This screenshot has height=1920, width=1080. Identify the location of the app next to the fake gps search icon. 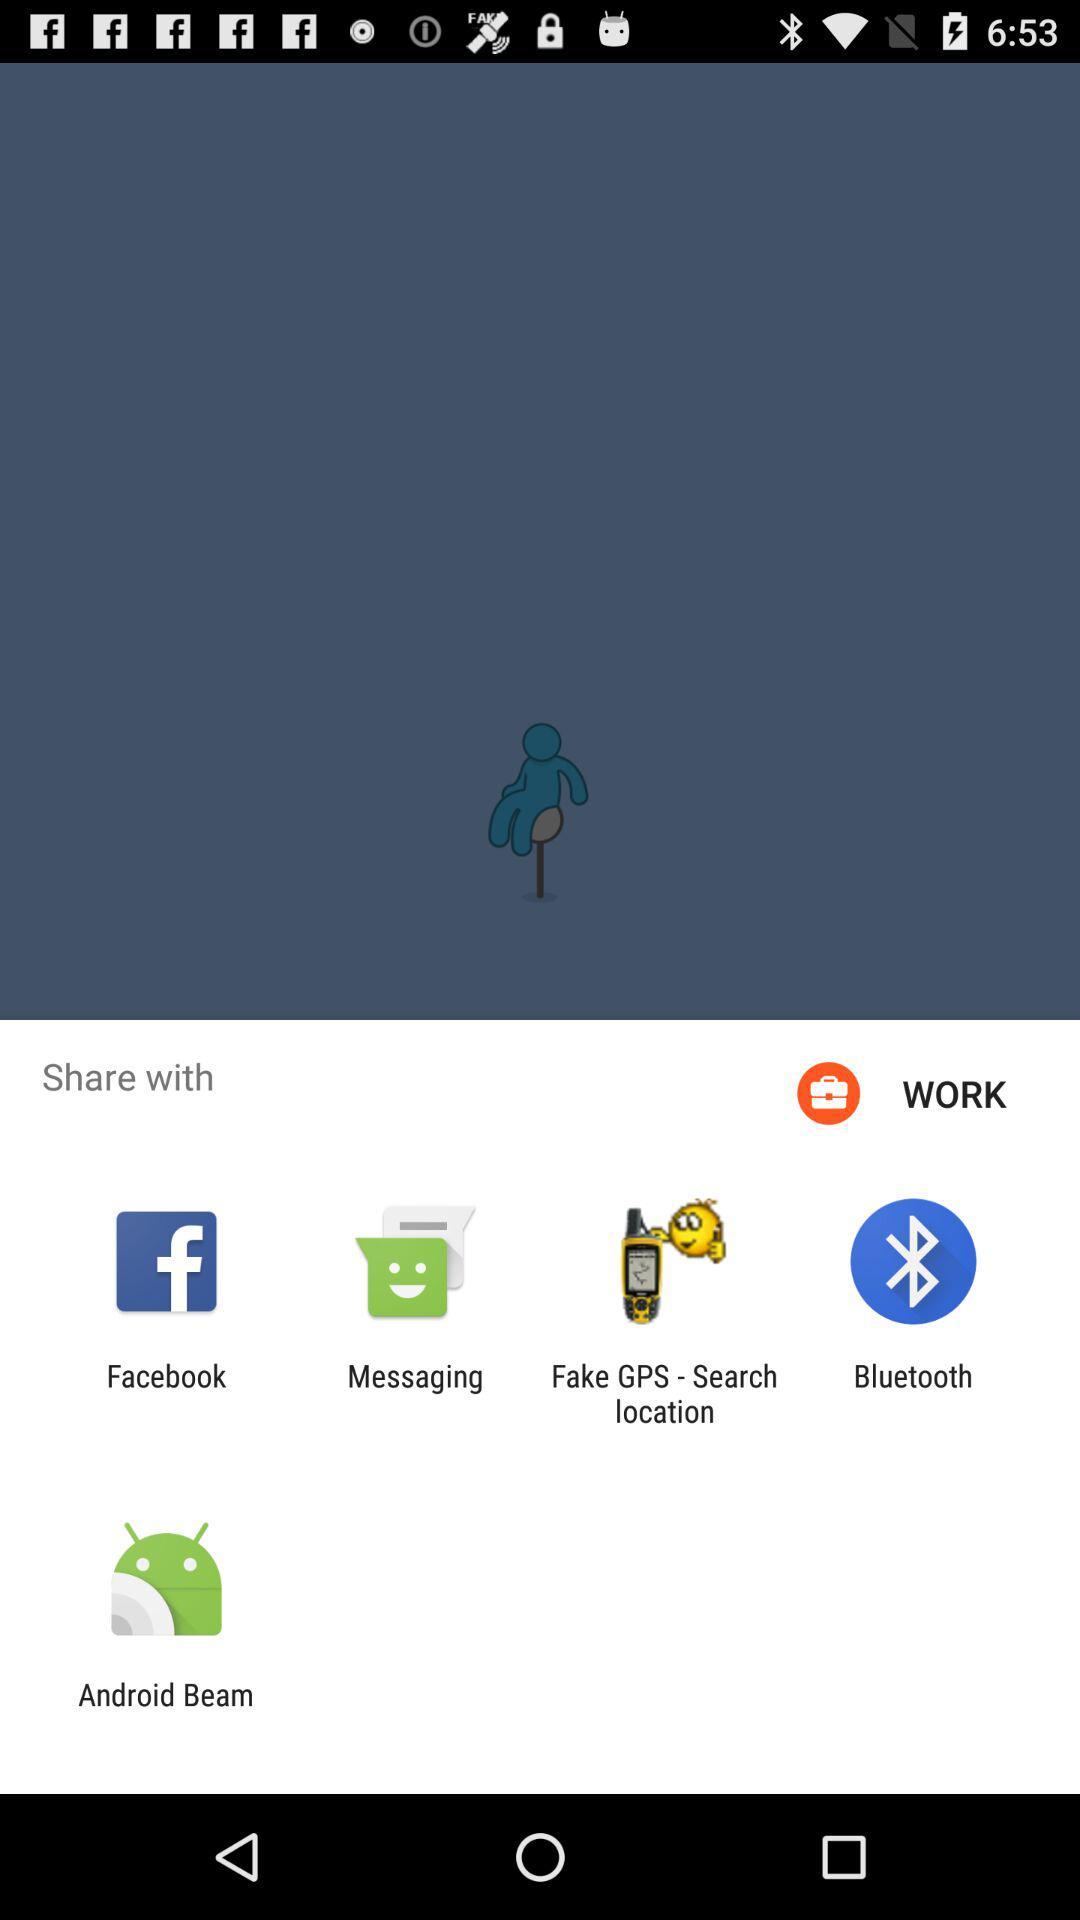
(913, 1392).